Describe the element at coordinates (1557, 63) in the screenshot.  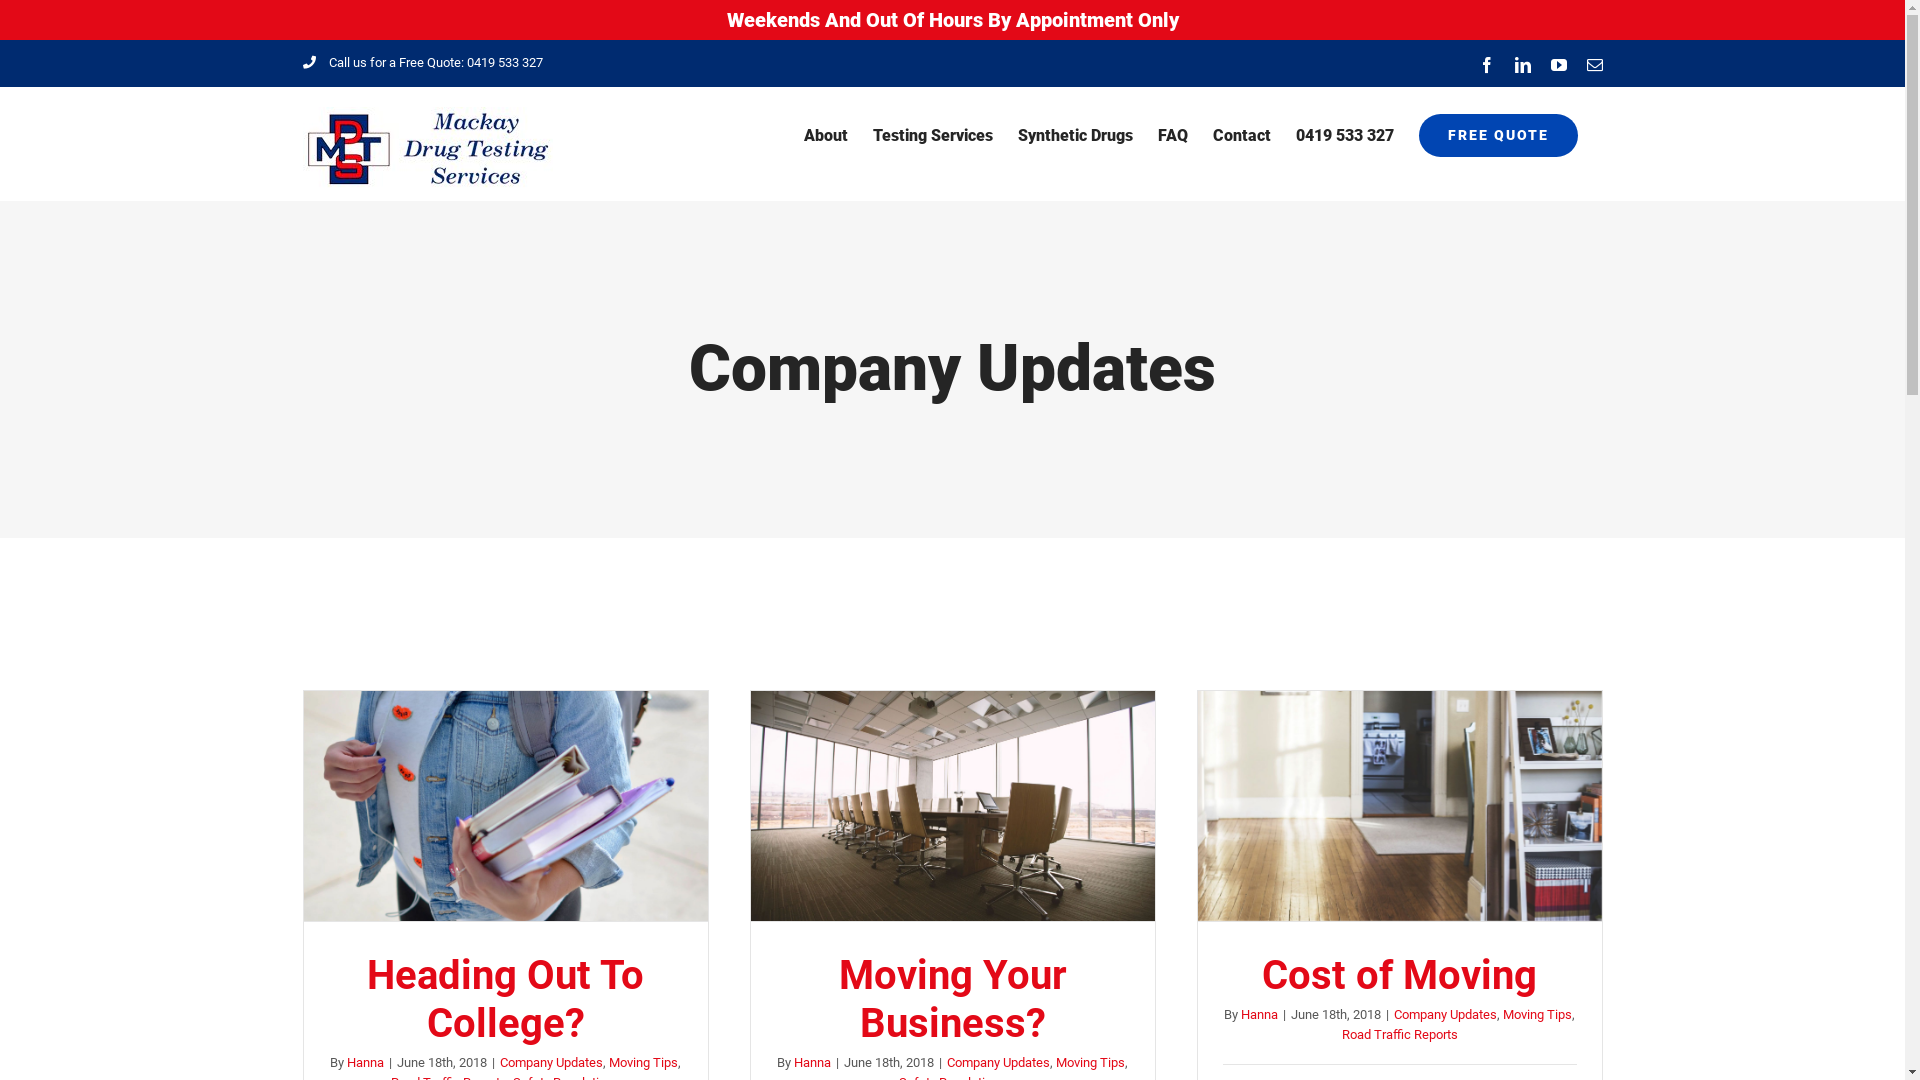
I see `'YouTube'` at that location.